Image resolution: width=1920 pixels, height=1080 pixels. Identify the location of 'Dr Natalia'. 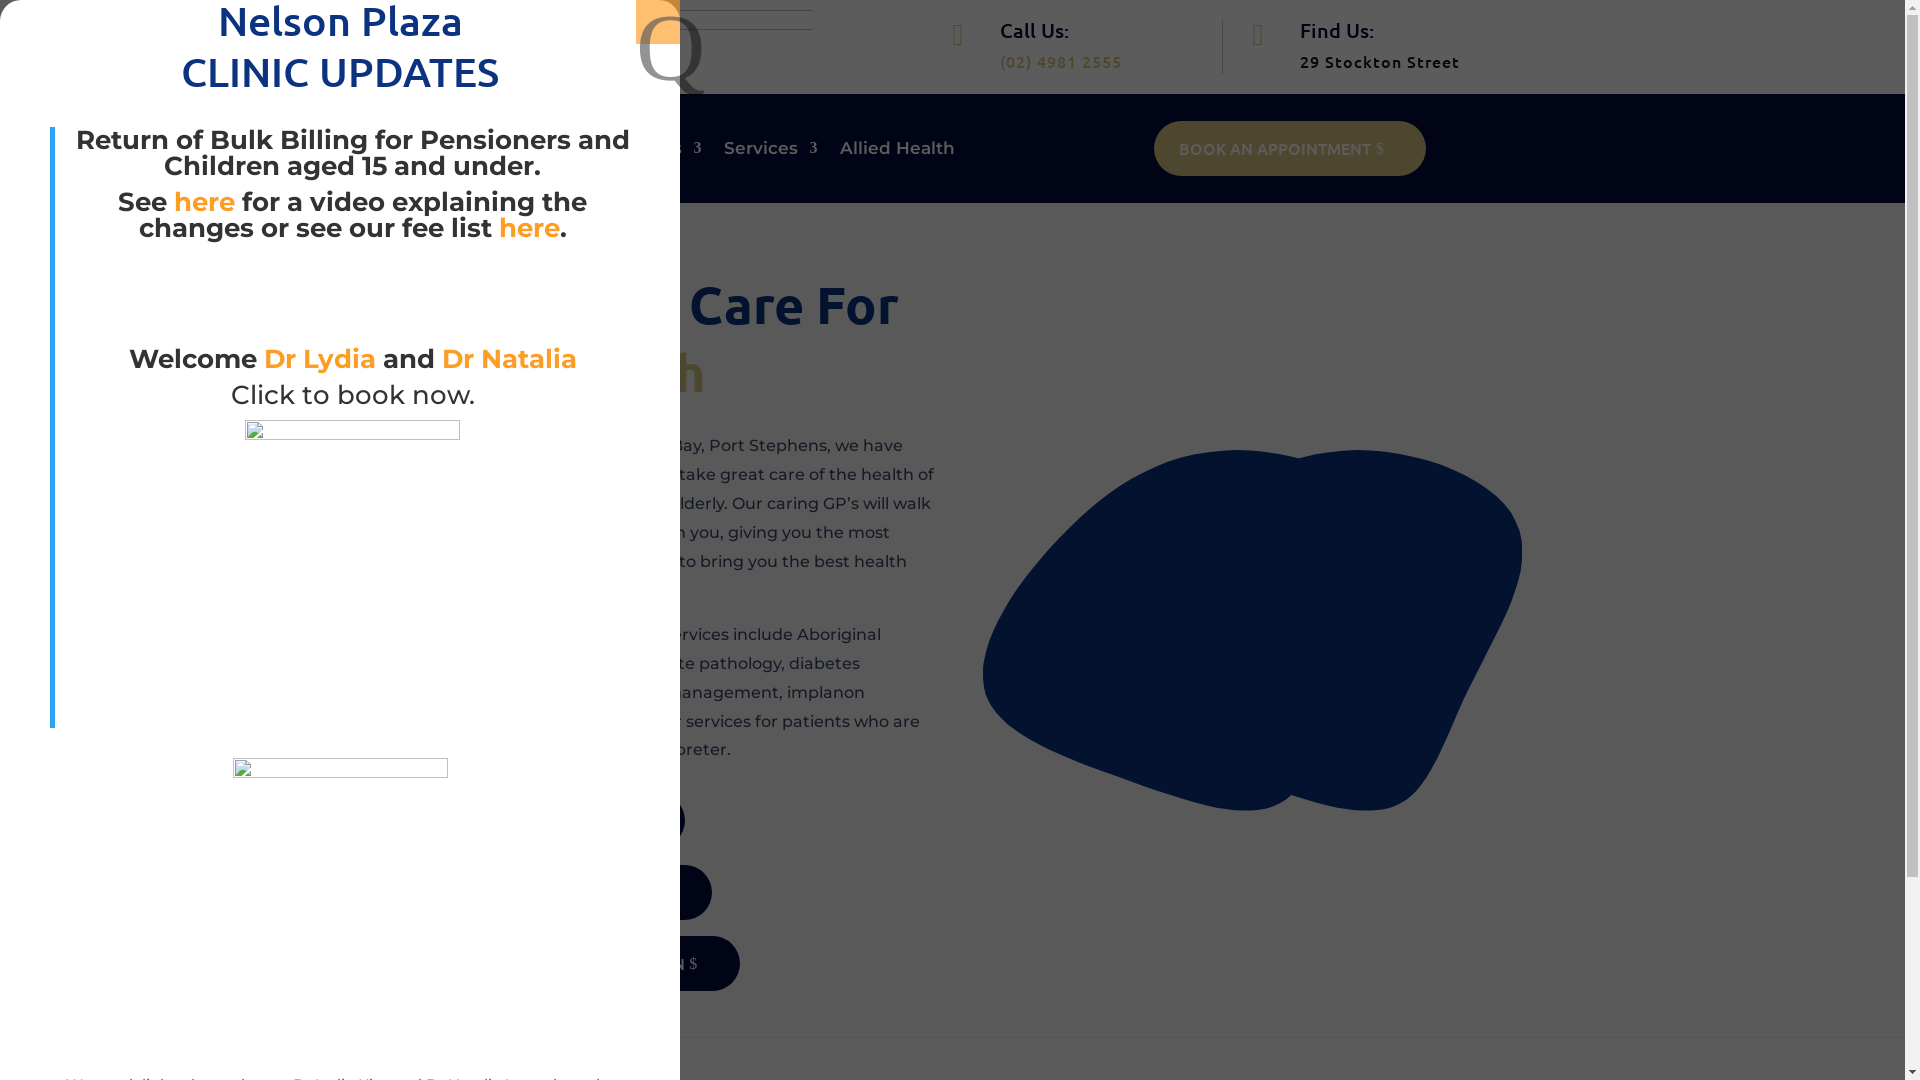
(440, 357).